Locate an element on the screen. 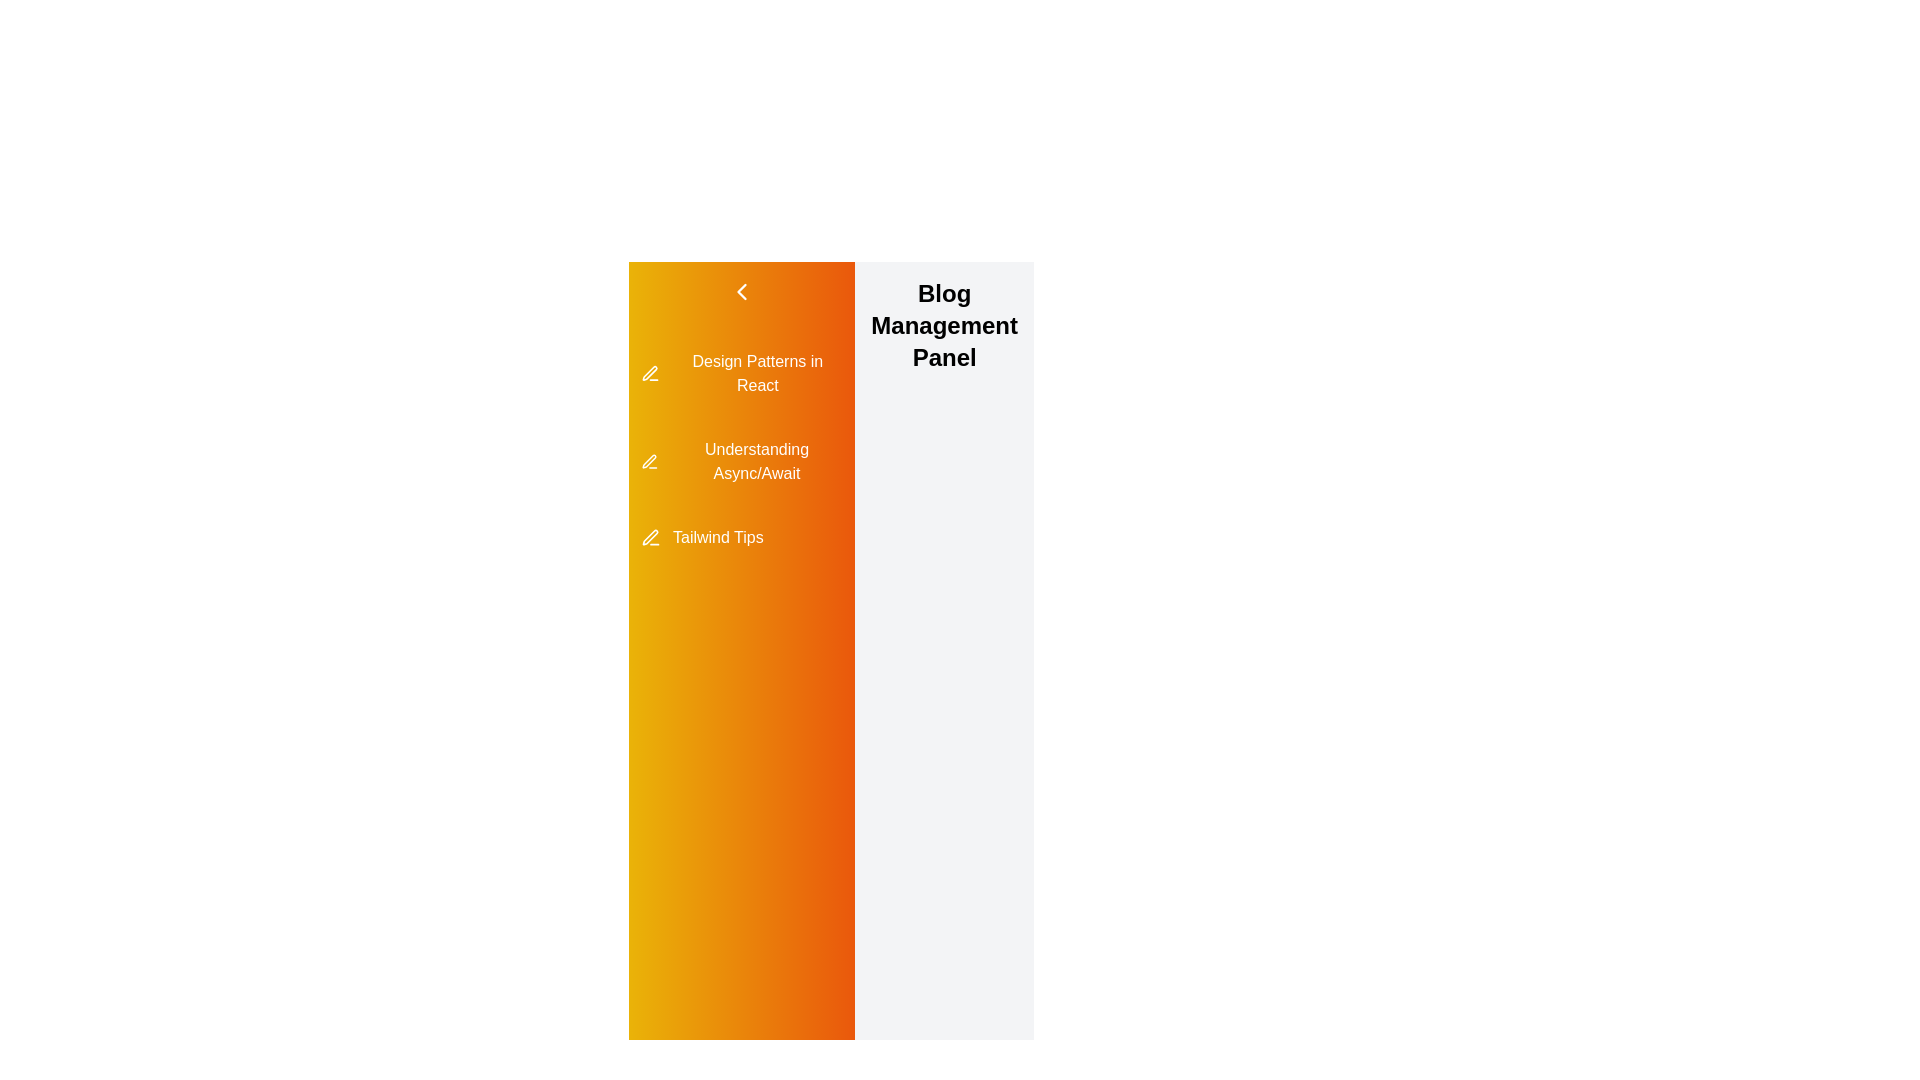  the icon associated with the blog entry titled Understanding Async/Await is located at coordinates (649, 462).